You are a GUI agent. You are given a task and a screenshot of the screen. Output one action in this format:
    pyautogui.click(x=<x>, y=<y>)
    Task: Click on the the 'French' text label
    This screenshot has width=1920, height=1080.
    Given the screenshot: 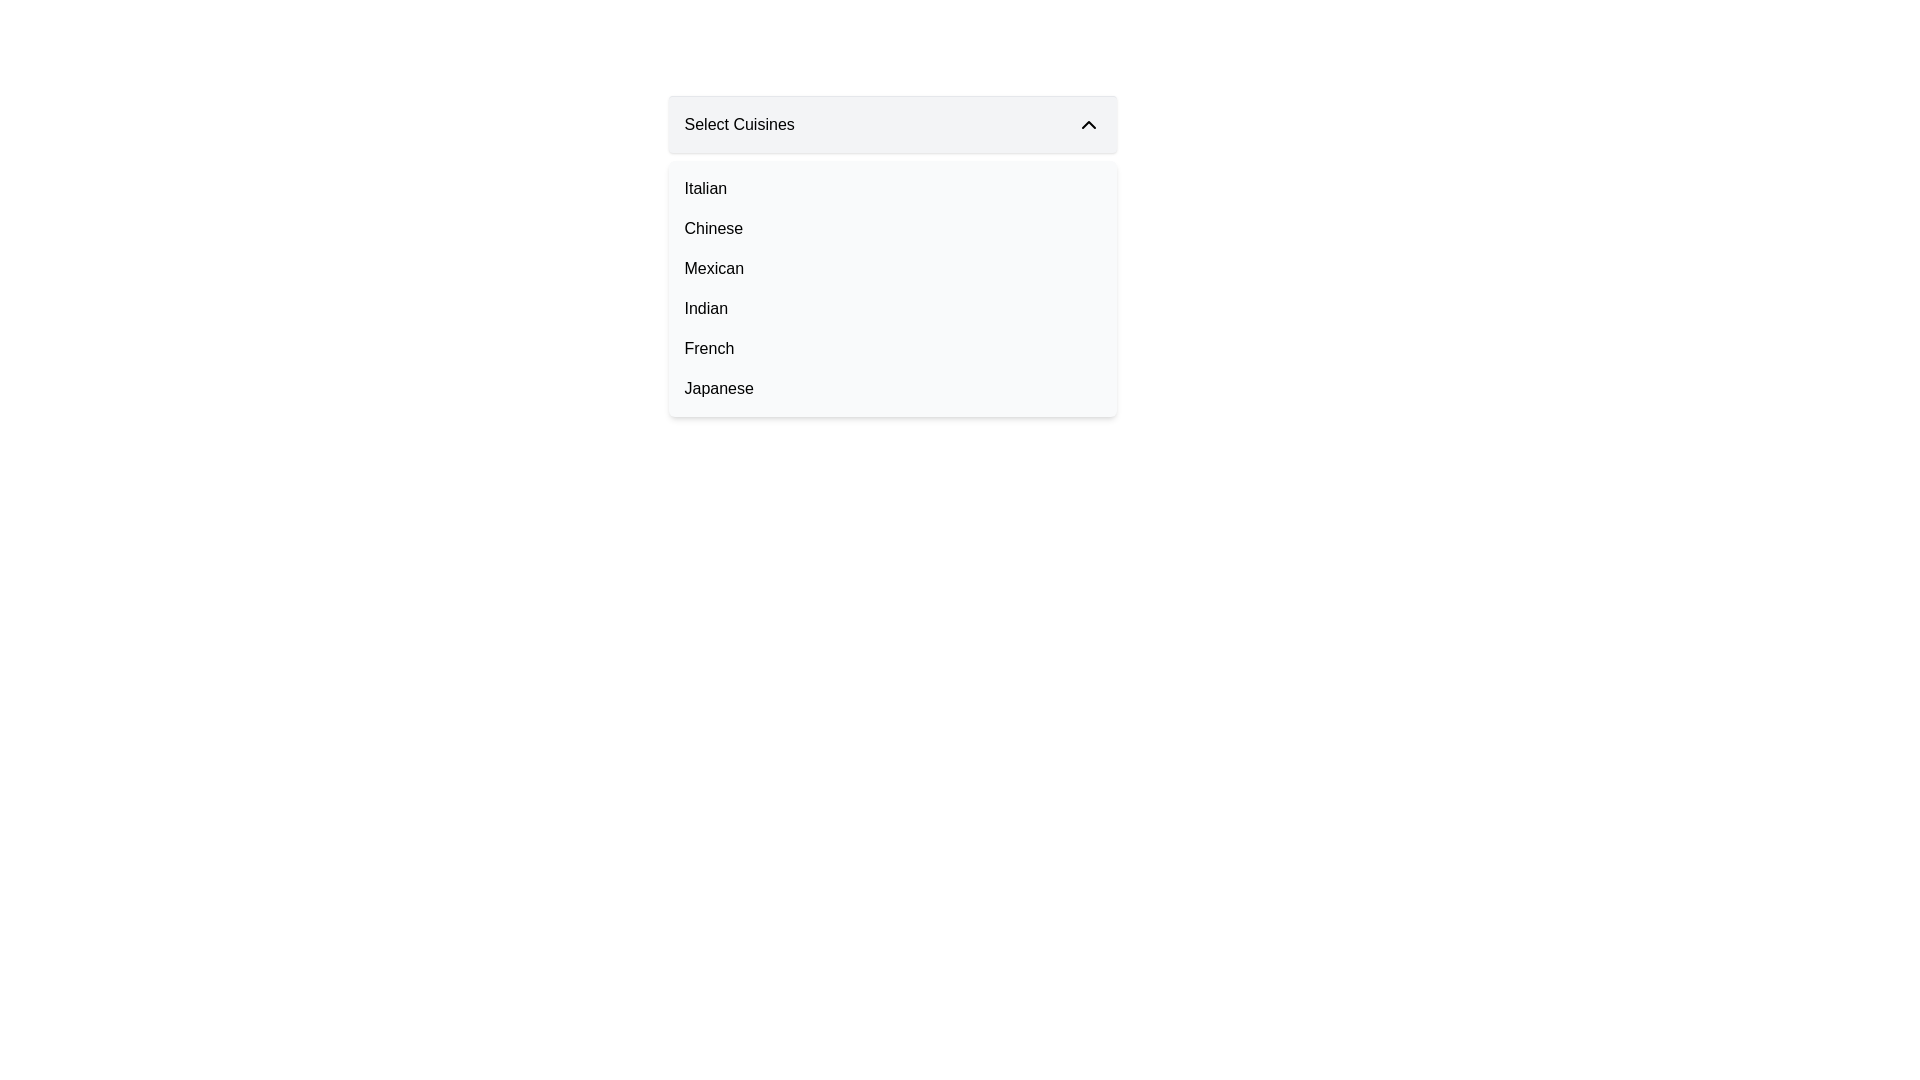 What is the action you would take?
    pyautogui.click(x=709, y=347)
    